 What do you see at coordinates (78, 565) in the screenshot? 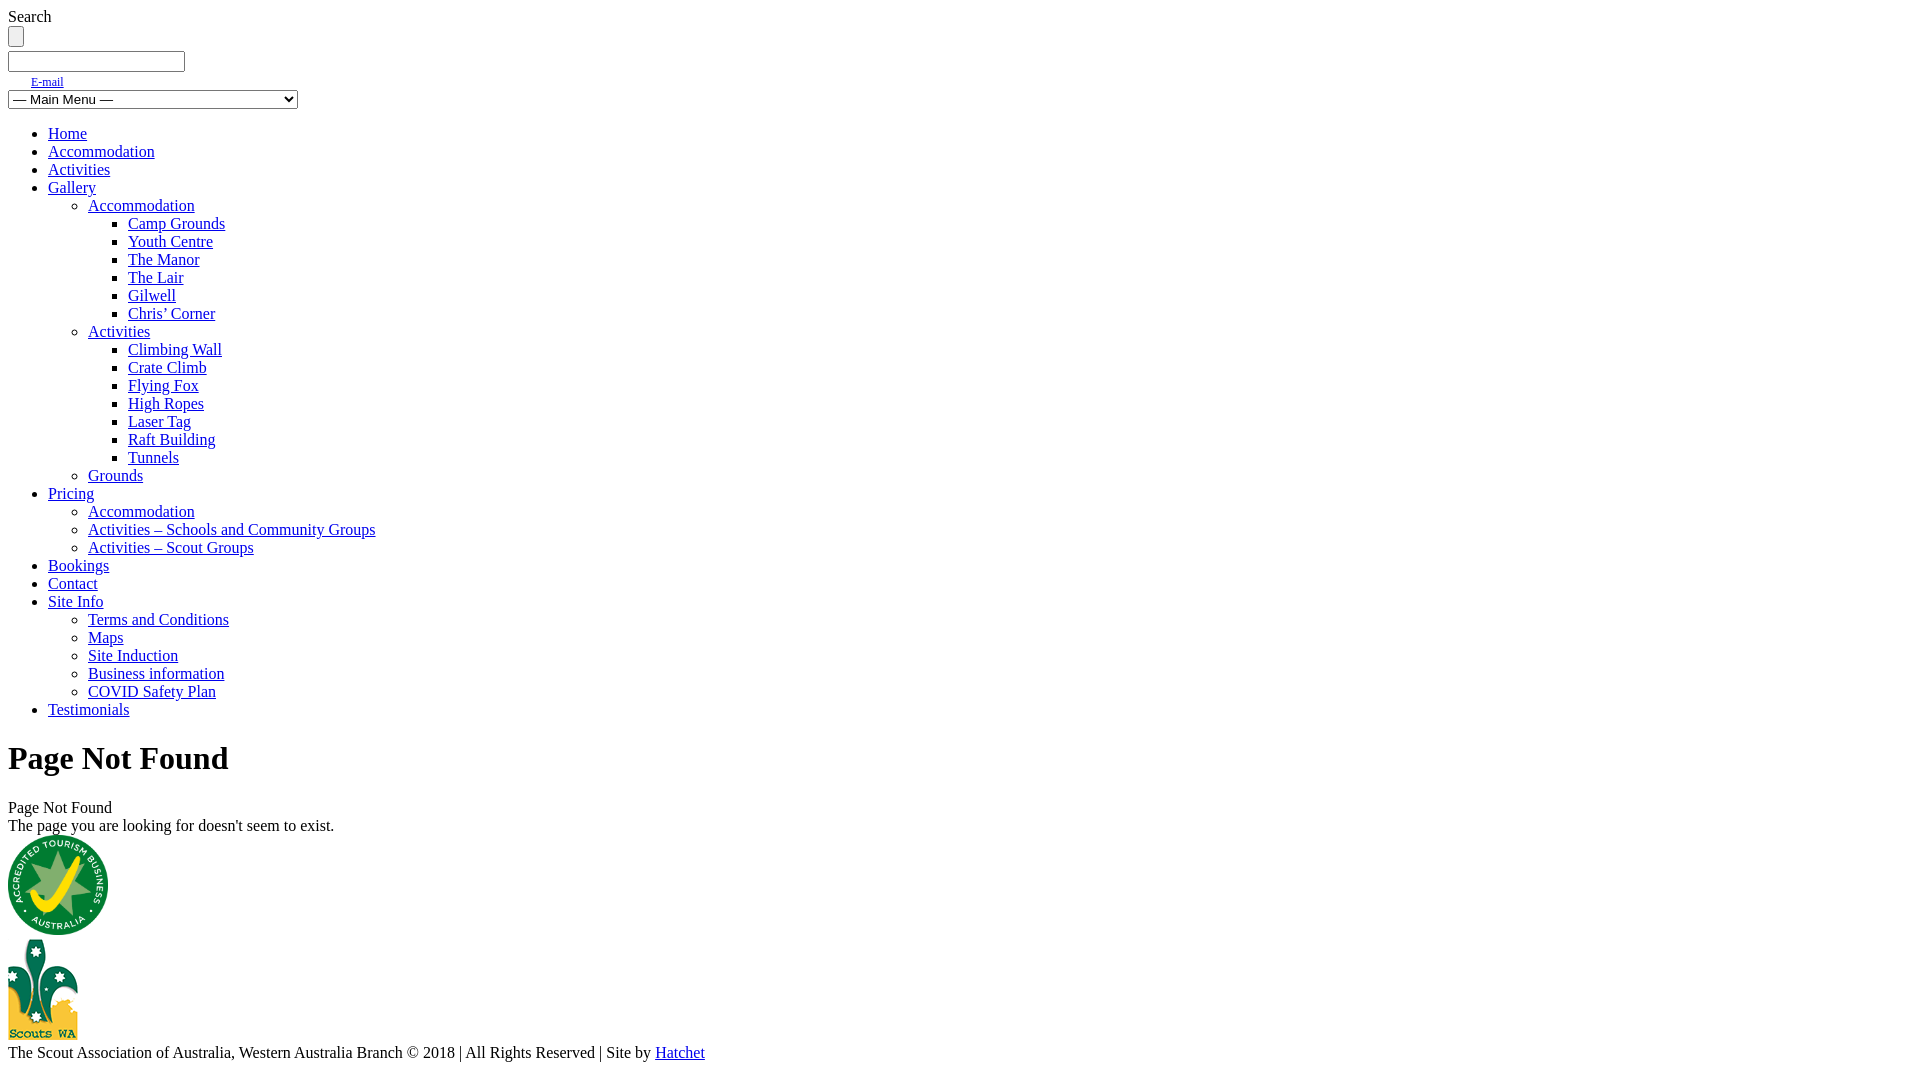
I see `'Bookings'` at bounding box center [78, 565].